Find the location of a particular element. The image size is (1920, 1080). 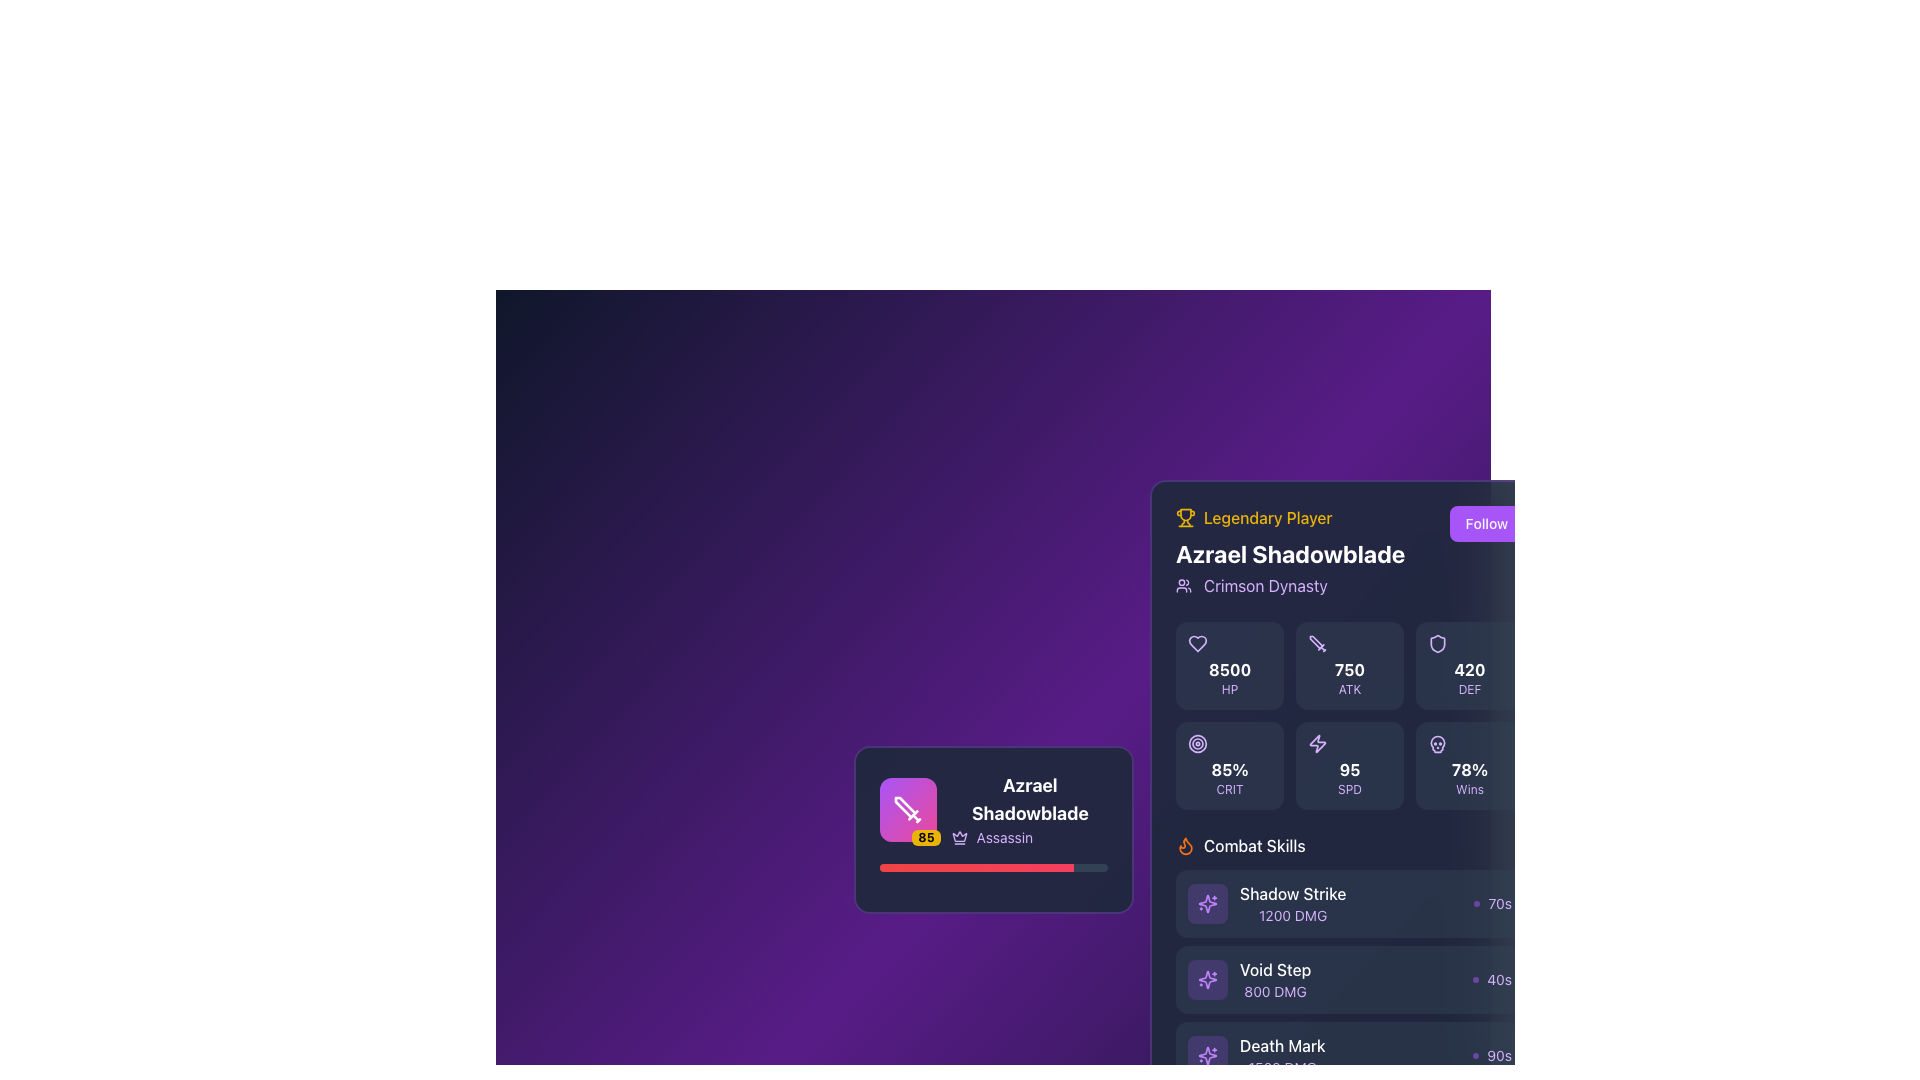

the shield-shaped SVG icon associated with the '420 DEF' attribute located near the right-hand side of the 'DEF' panel is located at coordinates (1436, 644).